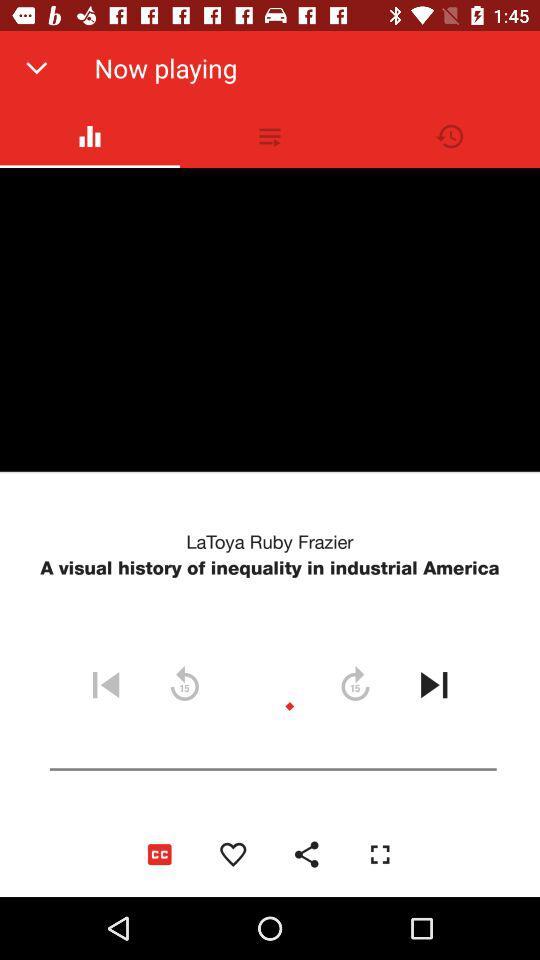  What do you see at coordinates (105, 684) in the screenshot?
I see `the skip_previous icon` at bounding box center [105, 684].